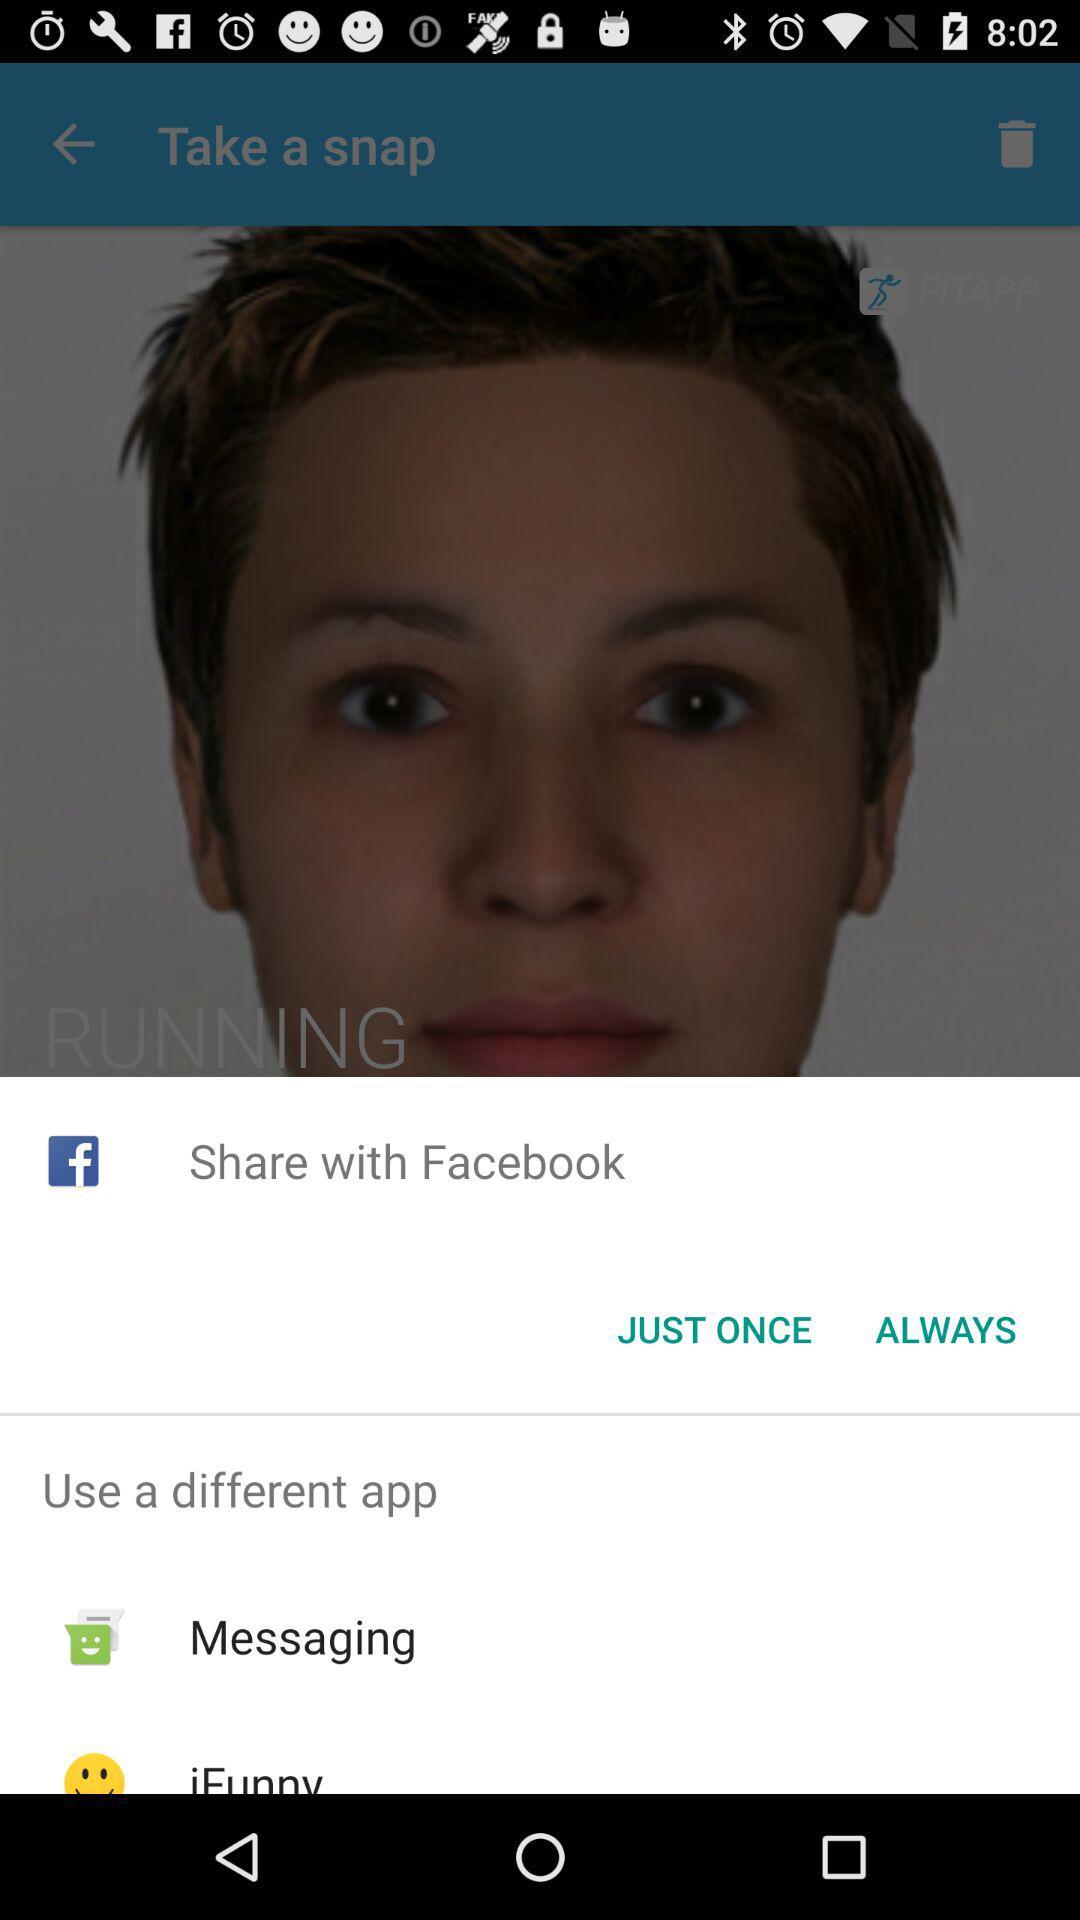 Image resolution: width=1080 pixels, height=1920 pixels. I want to click on button to the left of always button, so click(713, 1329).